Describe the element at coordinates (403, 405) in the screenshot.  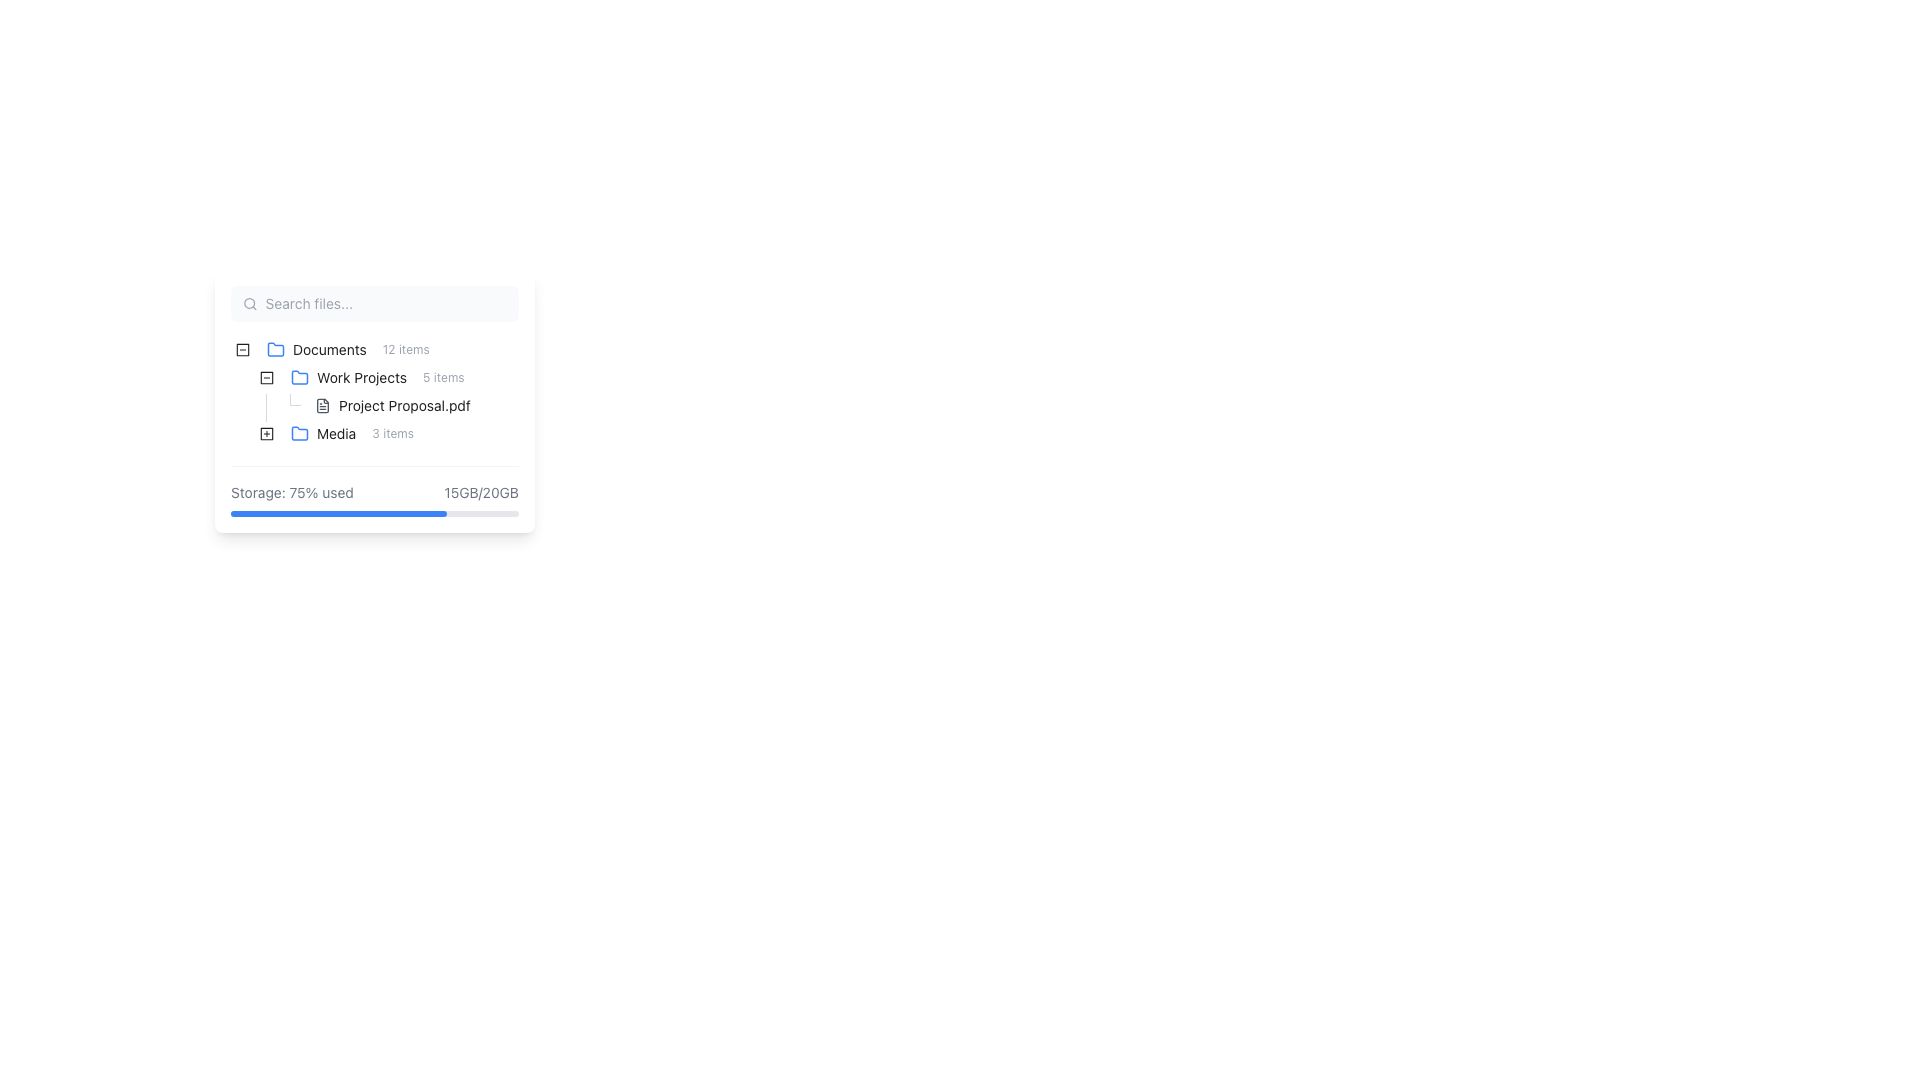
I see `the text label representing the file named 'Project Proposal.pdf'` at that location.